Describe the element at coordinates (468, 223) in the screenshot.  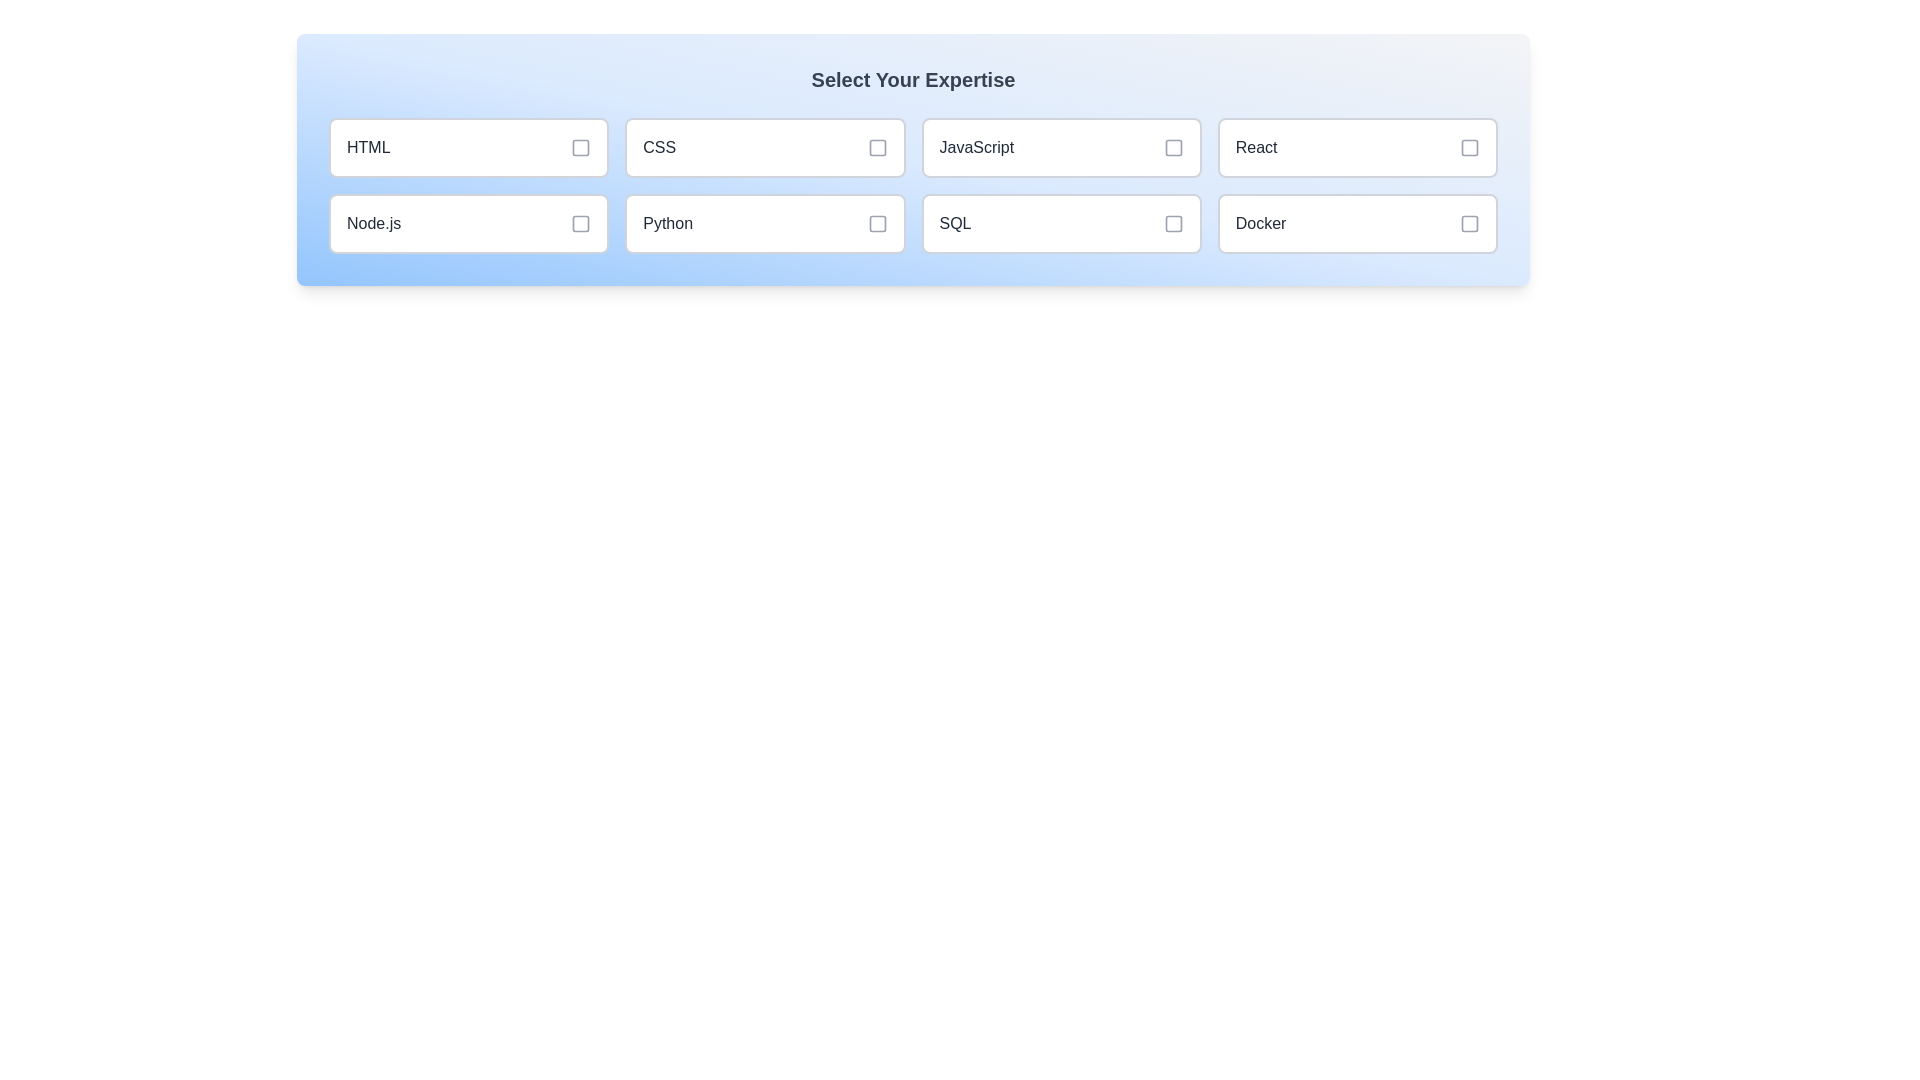
I see `the skill item labeled Node.js to toggle its selection state` at that location.